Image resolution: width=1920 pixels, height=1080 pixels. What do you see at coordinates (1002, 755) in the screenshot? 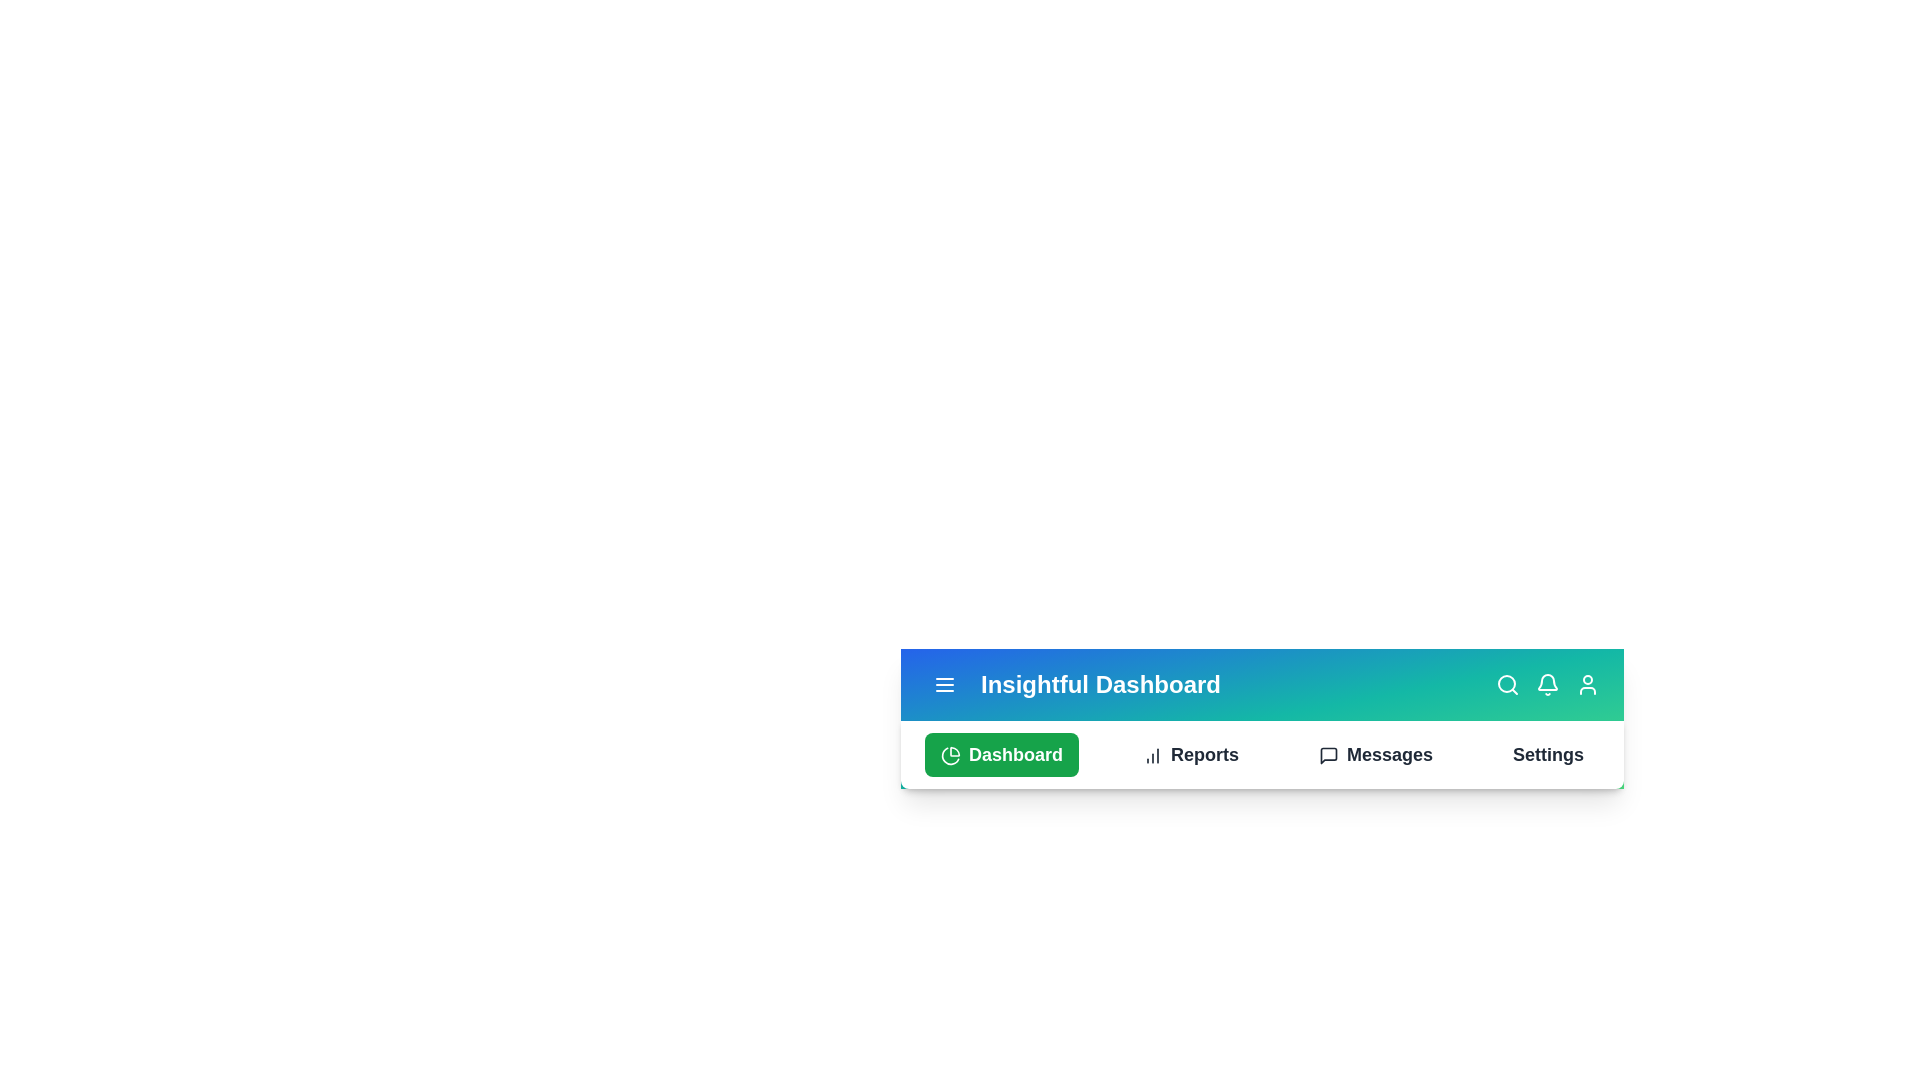
I see `the navigation option Dashboard` at bounding box center [1002, 755].